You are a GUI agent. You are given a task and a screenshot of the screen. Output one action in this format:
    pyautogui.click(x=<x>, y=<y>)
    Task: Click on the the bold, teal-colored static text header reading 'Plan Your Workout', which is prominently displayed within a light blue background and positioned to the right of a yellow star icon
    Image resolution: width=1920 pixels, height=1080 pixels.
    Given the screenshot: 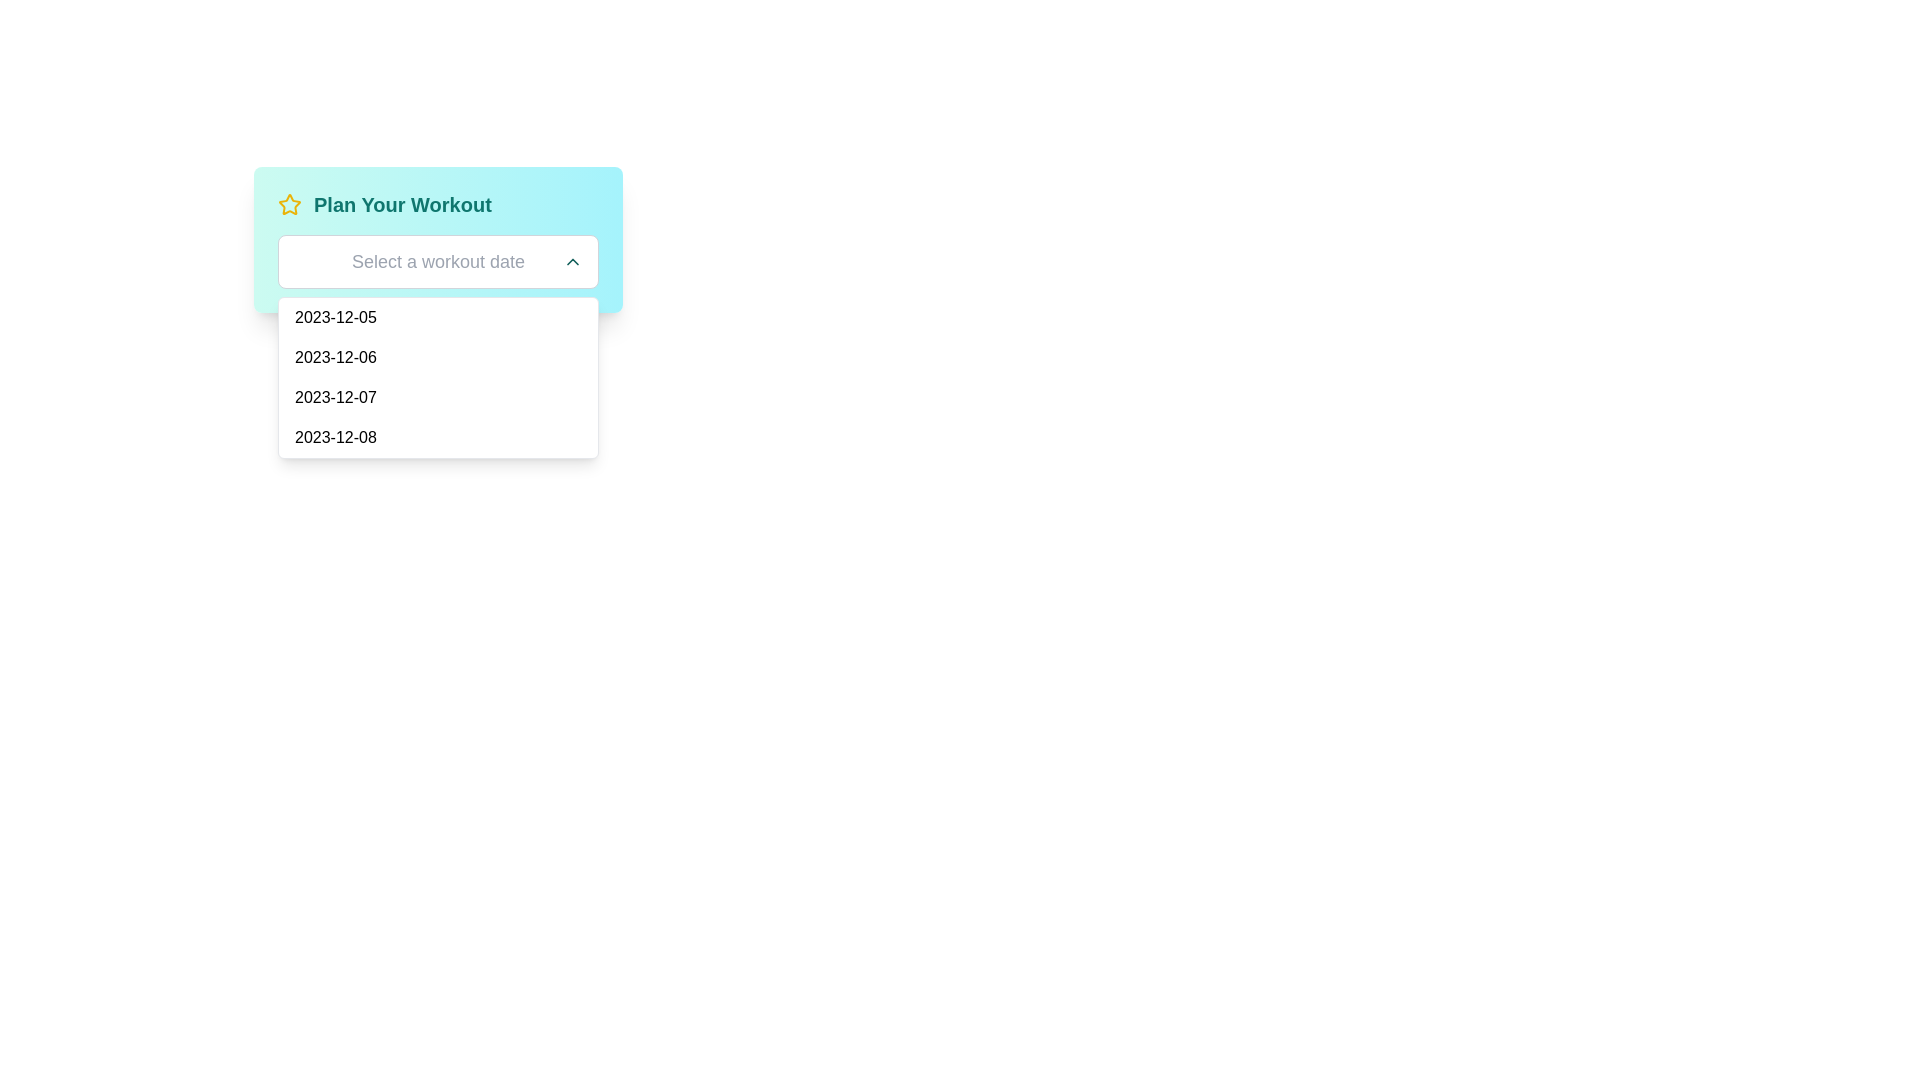 What is the action you would take?
    pyautogui.click(x=401, y=204)
    